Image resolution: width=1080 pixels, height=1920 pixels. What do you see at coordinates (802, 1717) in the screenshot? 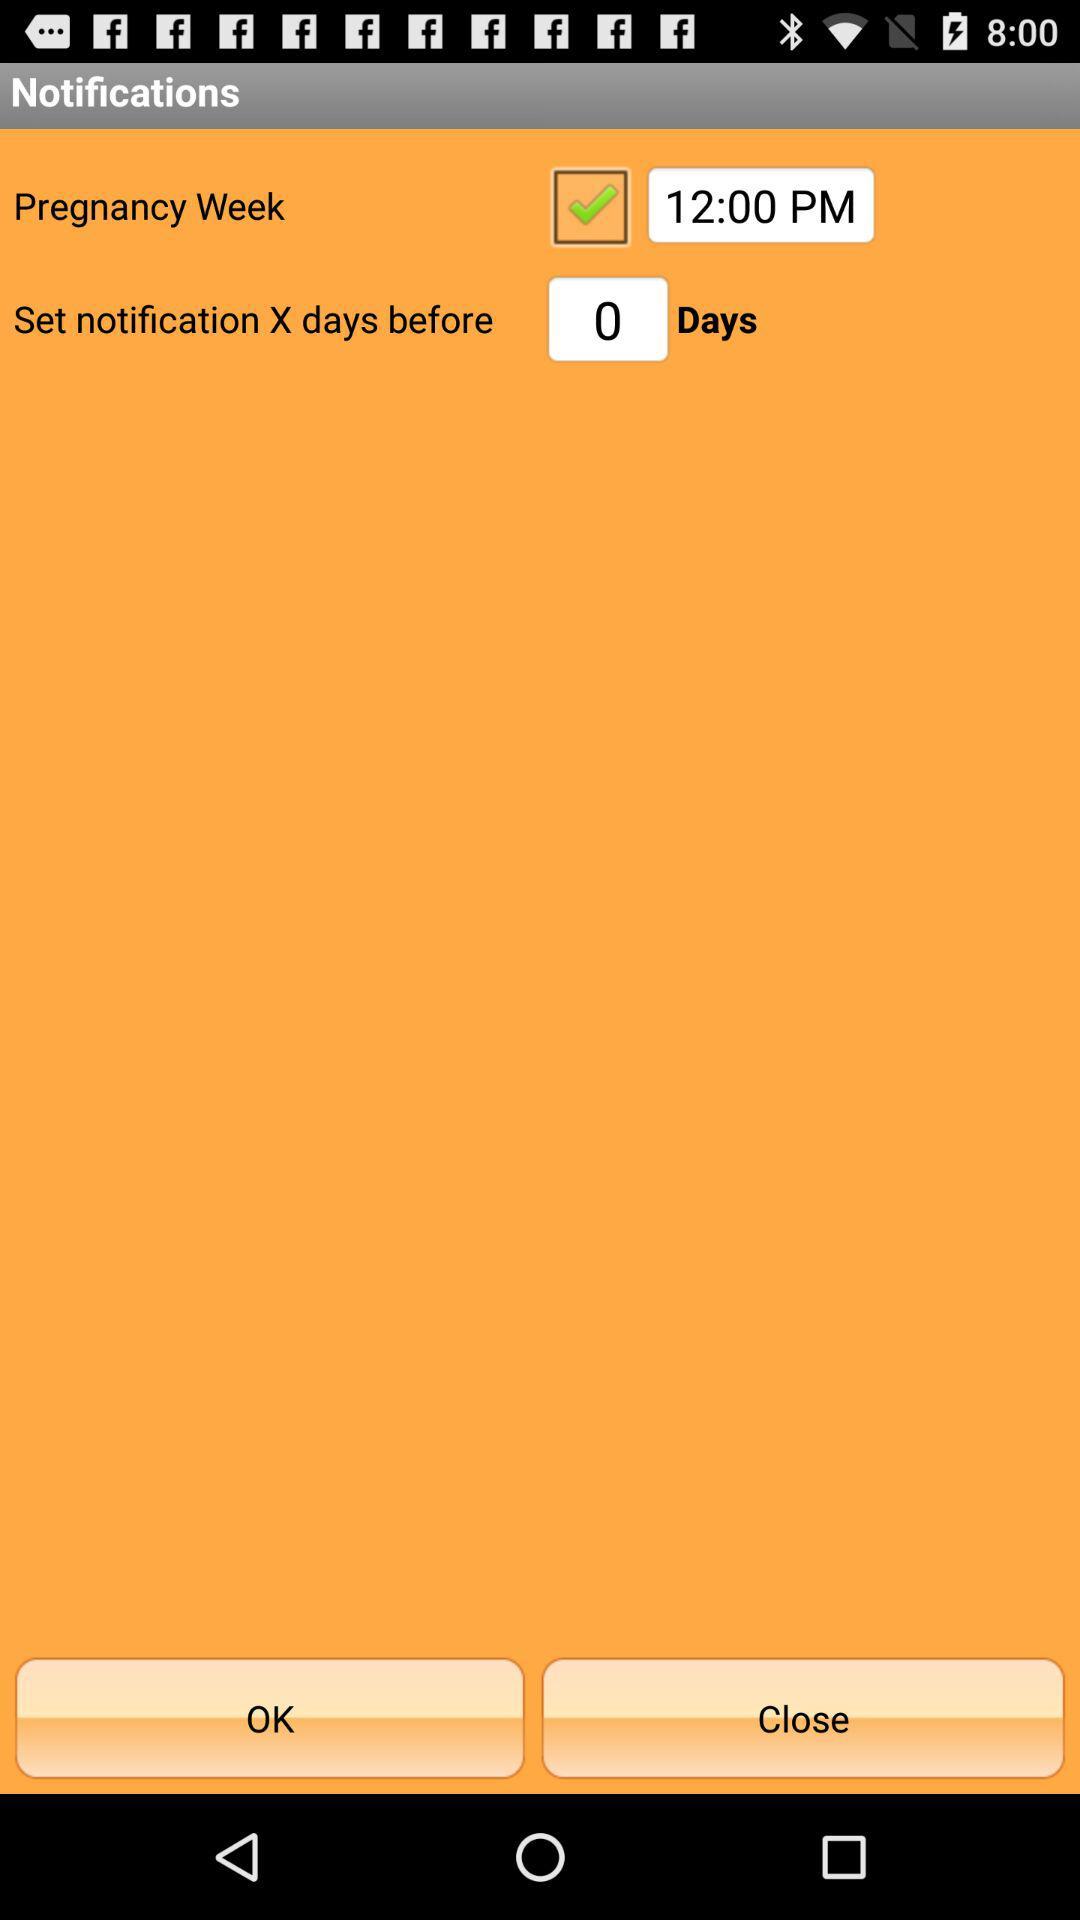
I see `the button to the right of ok icon` at bounding box center [802, 1717].